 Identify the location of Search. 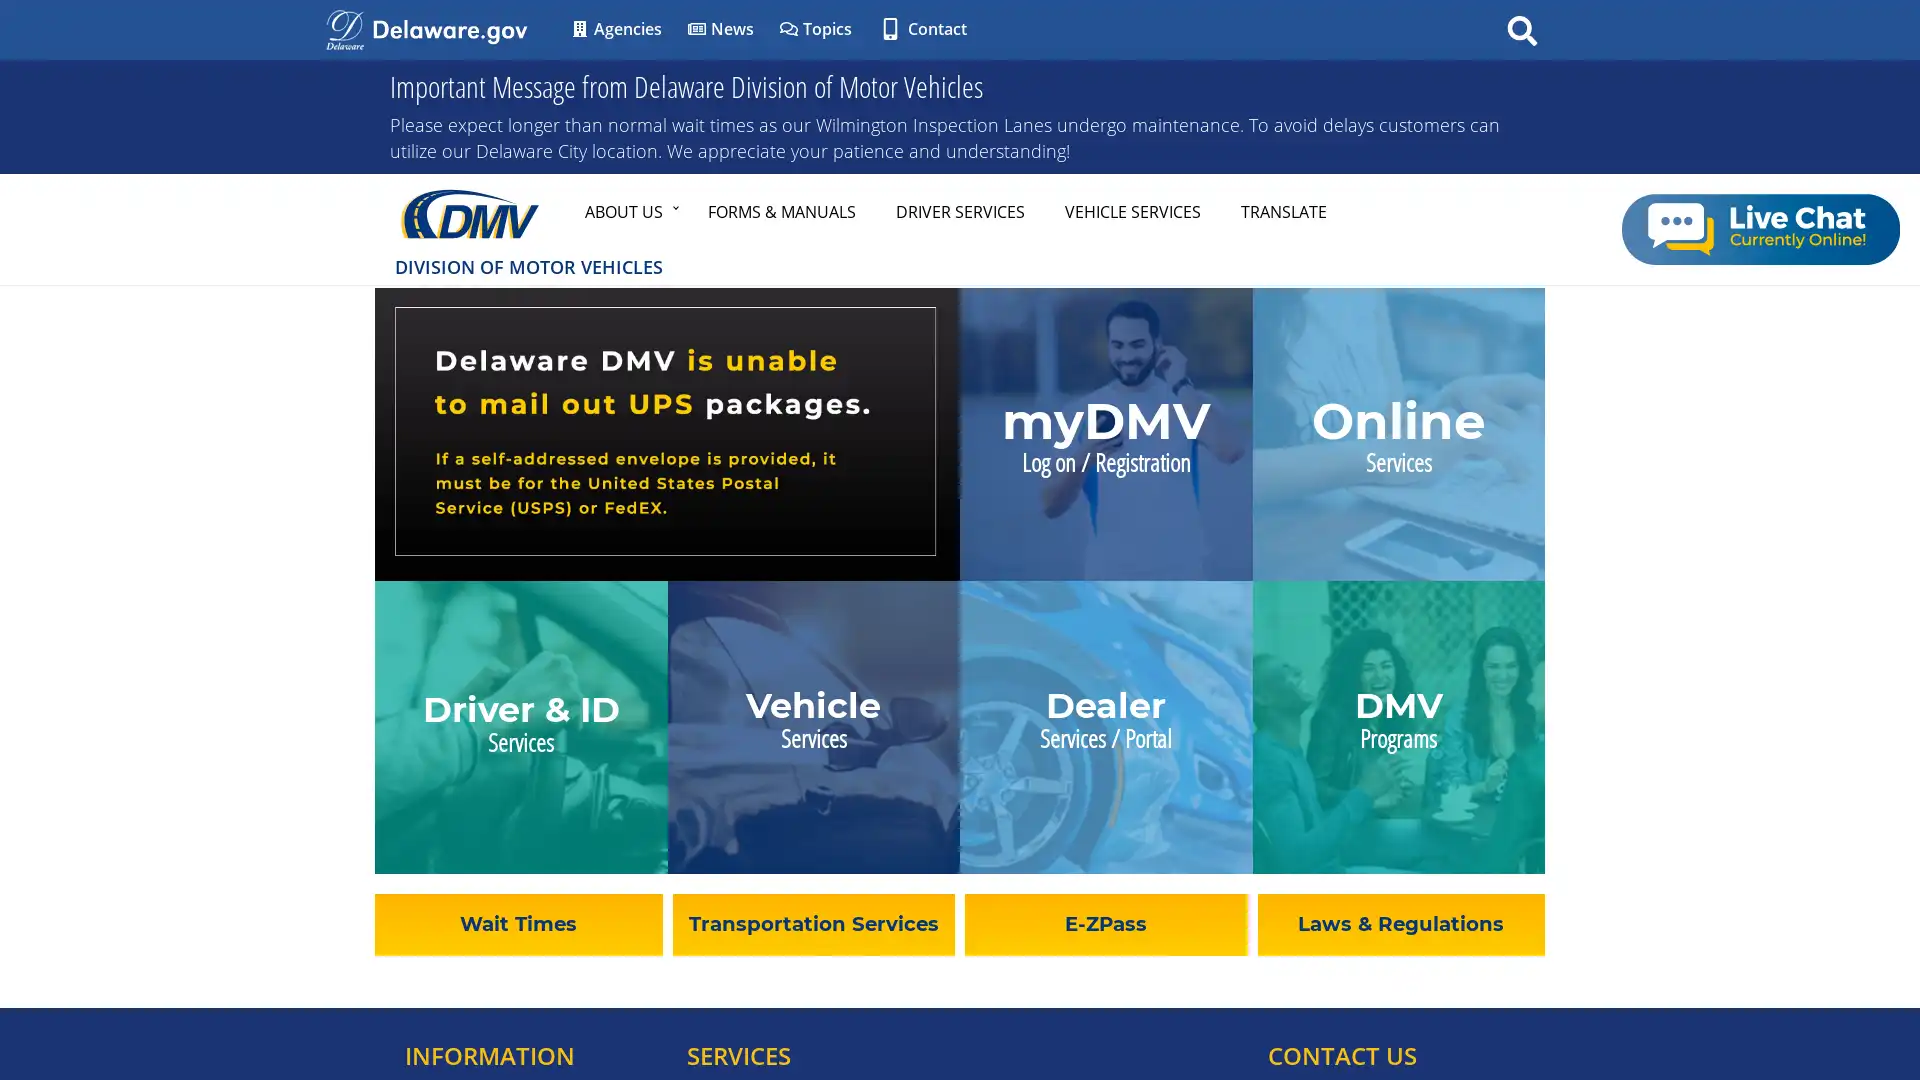
(1521, 29).